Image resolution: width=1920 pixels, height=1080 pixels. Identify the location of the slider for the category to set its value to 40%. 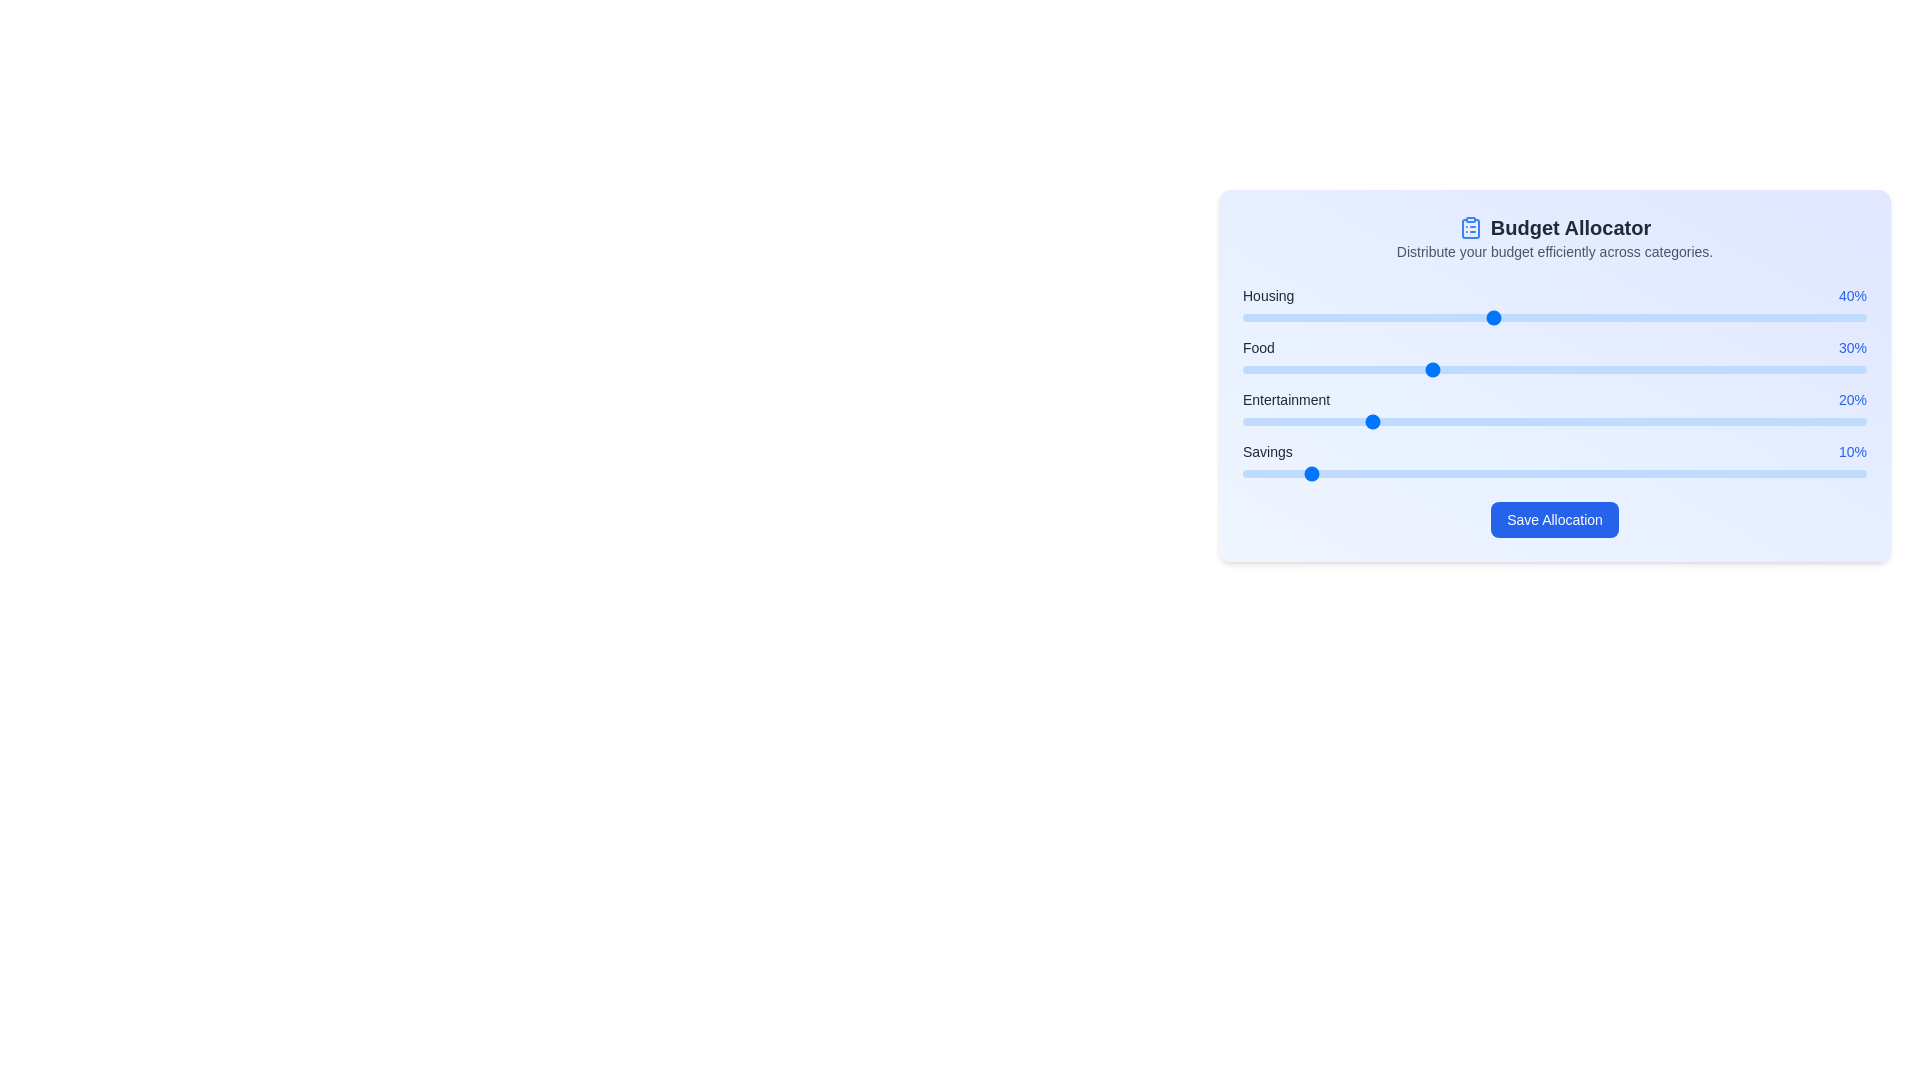
(1492, 316).